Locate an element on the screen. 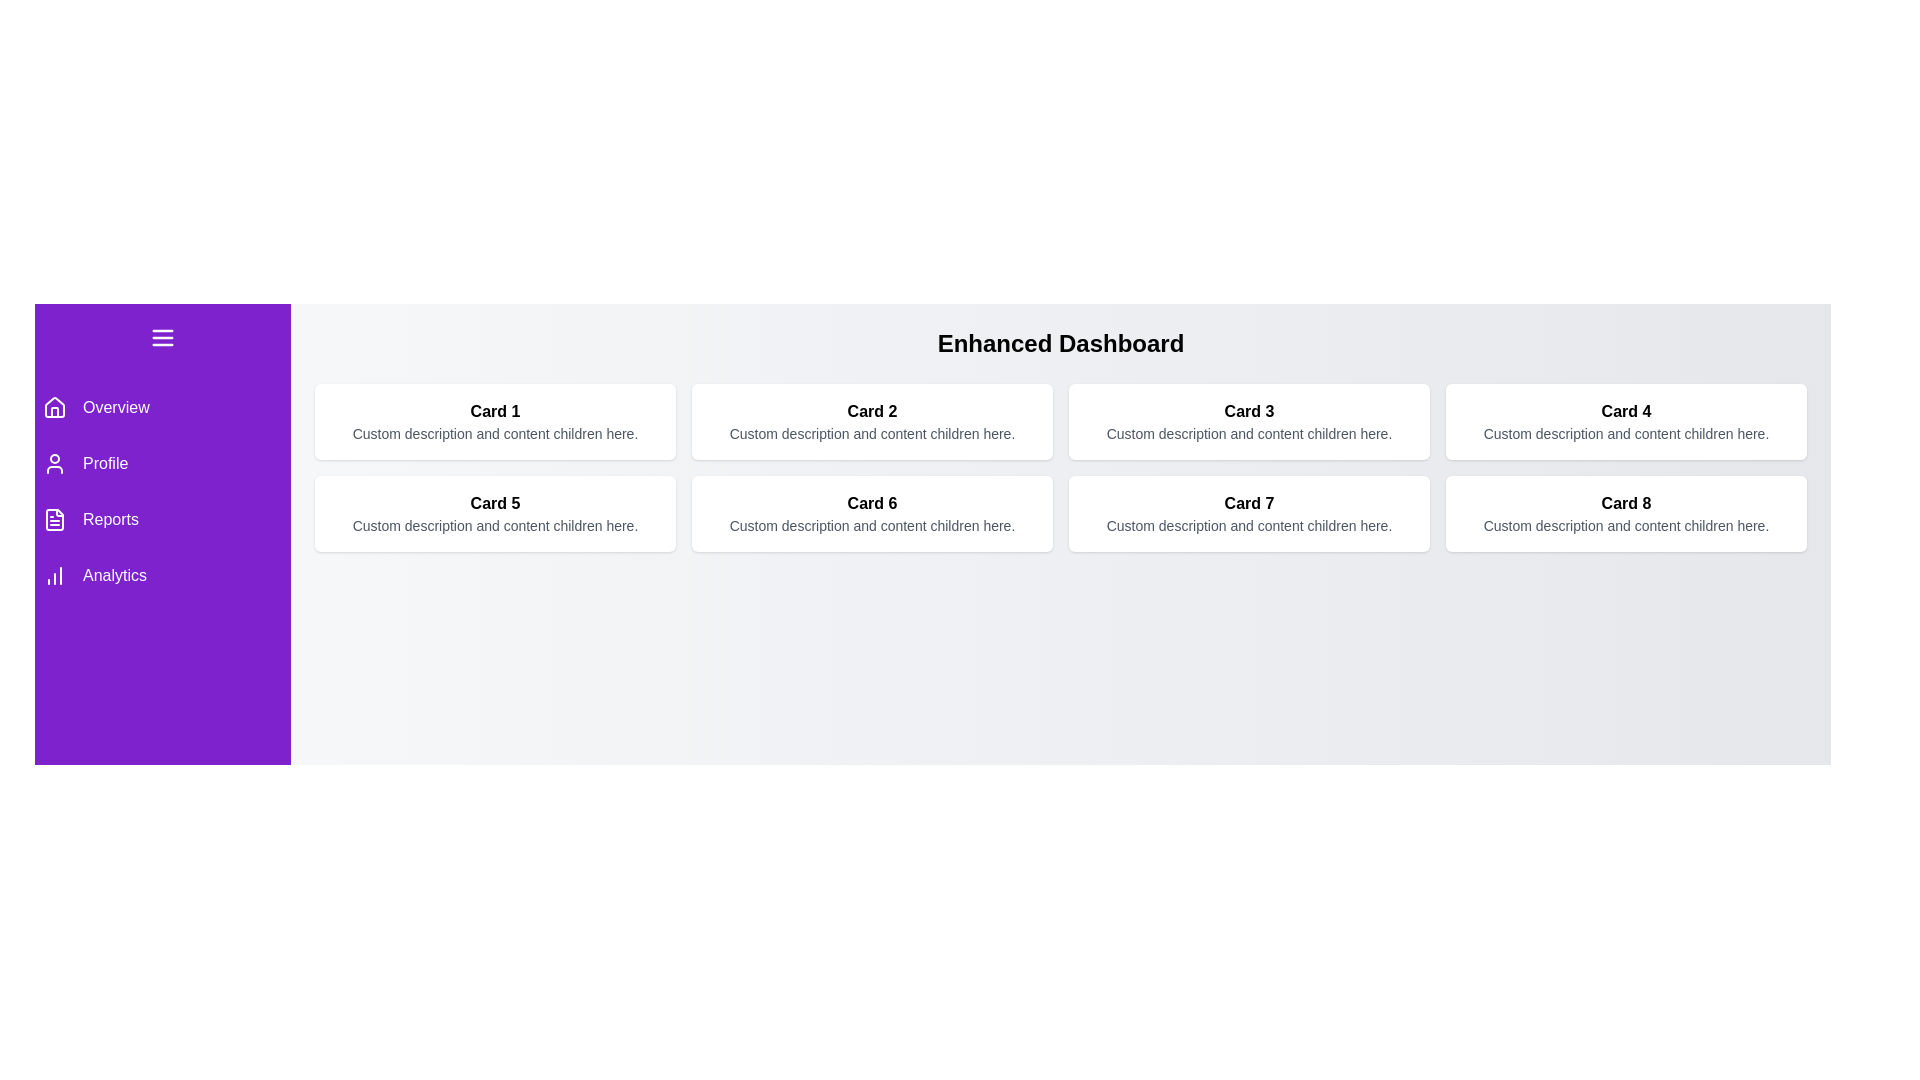 This screenshot has width=1920, height=1080. the menu item Analytics to navigate to the corresponding section is located at coordinates (163, 575).